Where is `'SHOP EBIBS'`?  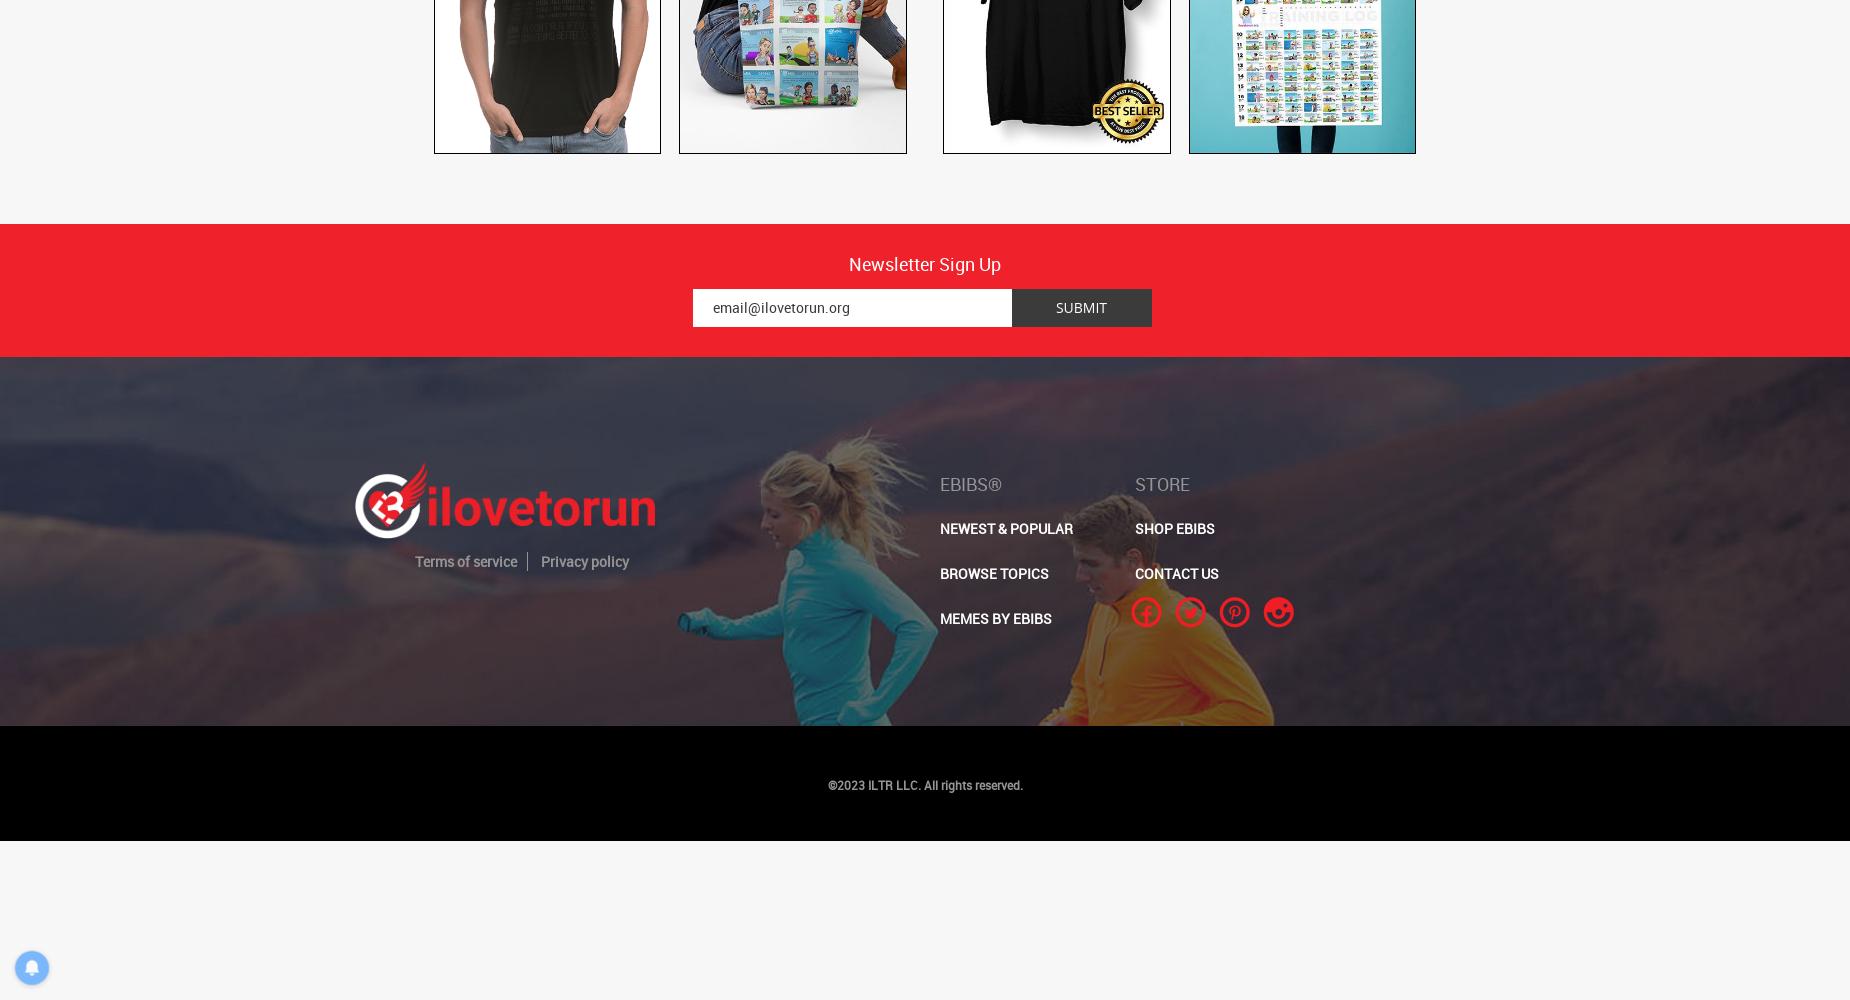 'SHOP EBIBS' is located at coordinates (1173, 528).